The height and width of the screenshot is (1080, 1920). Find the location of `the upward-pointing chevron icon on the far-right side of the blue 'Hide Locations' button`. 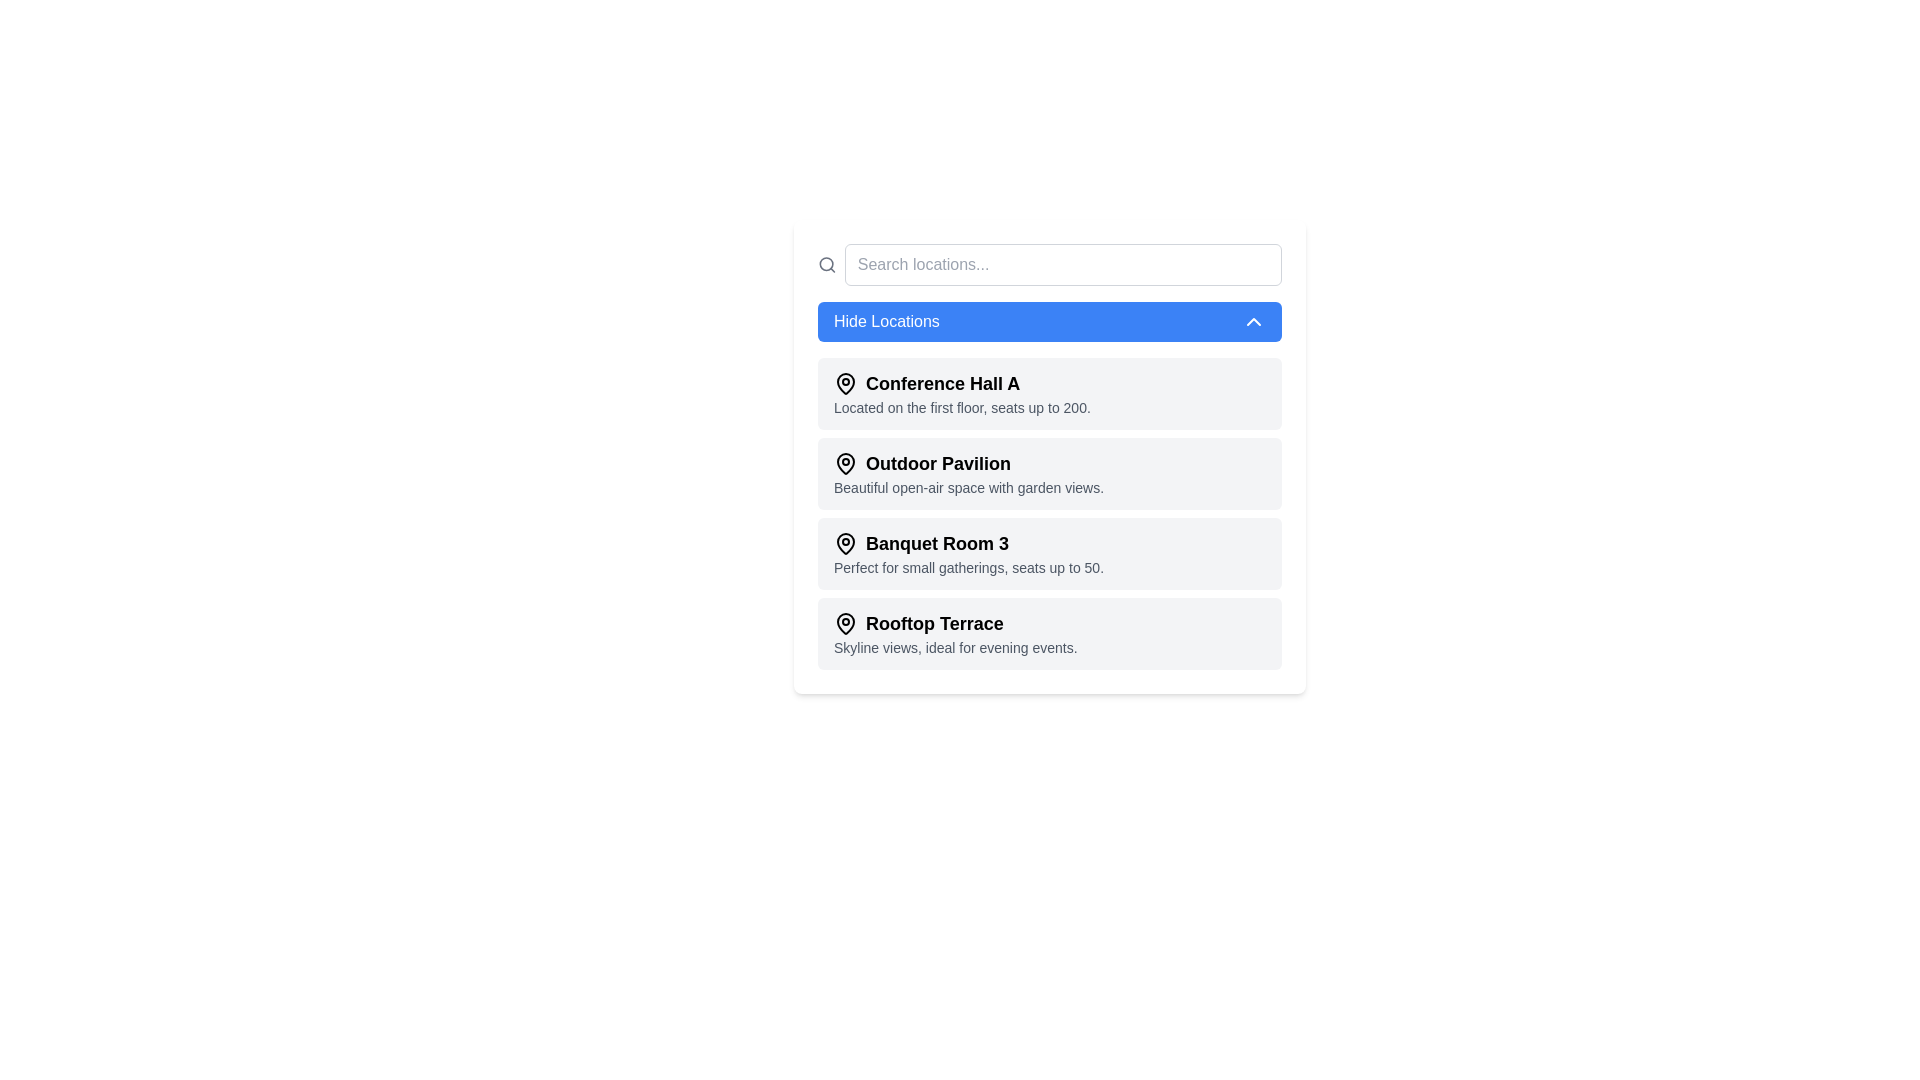

the upward-pointing chevron icon on the far-right side of the blue 'Hide Locations' button is located at coordinates (1252, 320).